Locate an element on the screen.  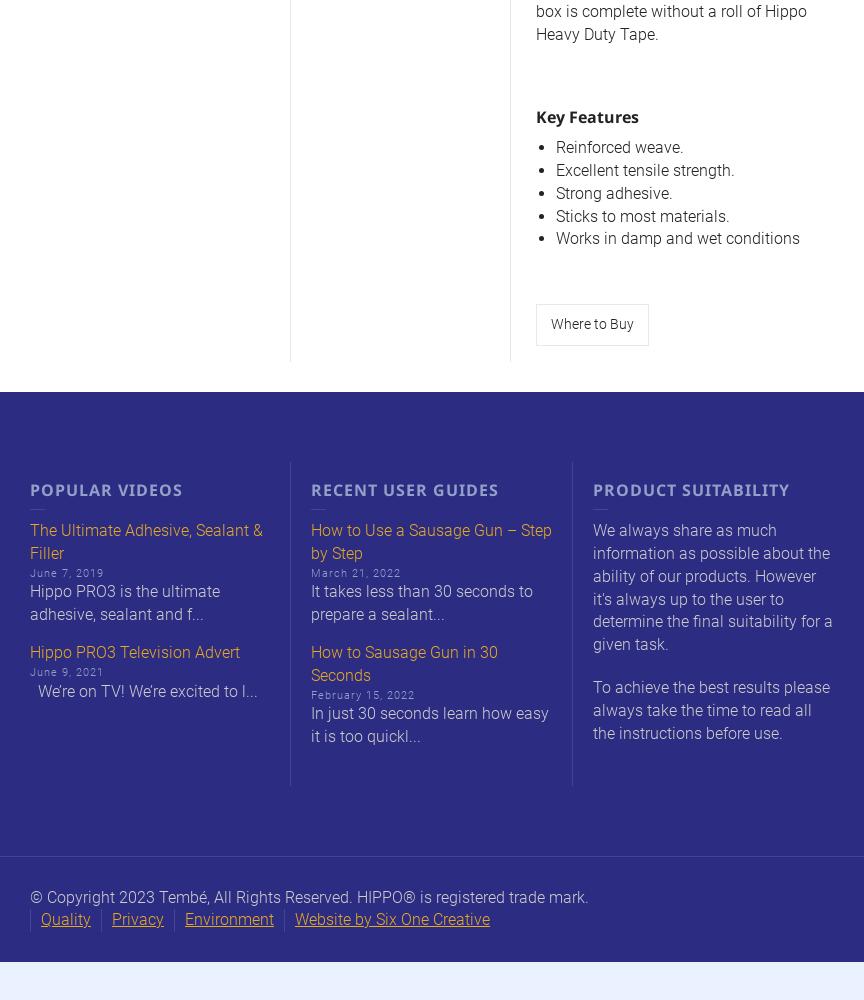
'In just 30 seconds learn how easy it is too quickl...' is located at coordinates (311, 724).